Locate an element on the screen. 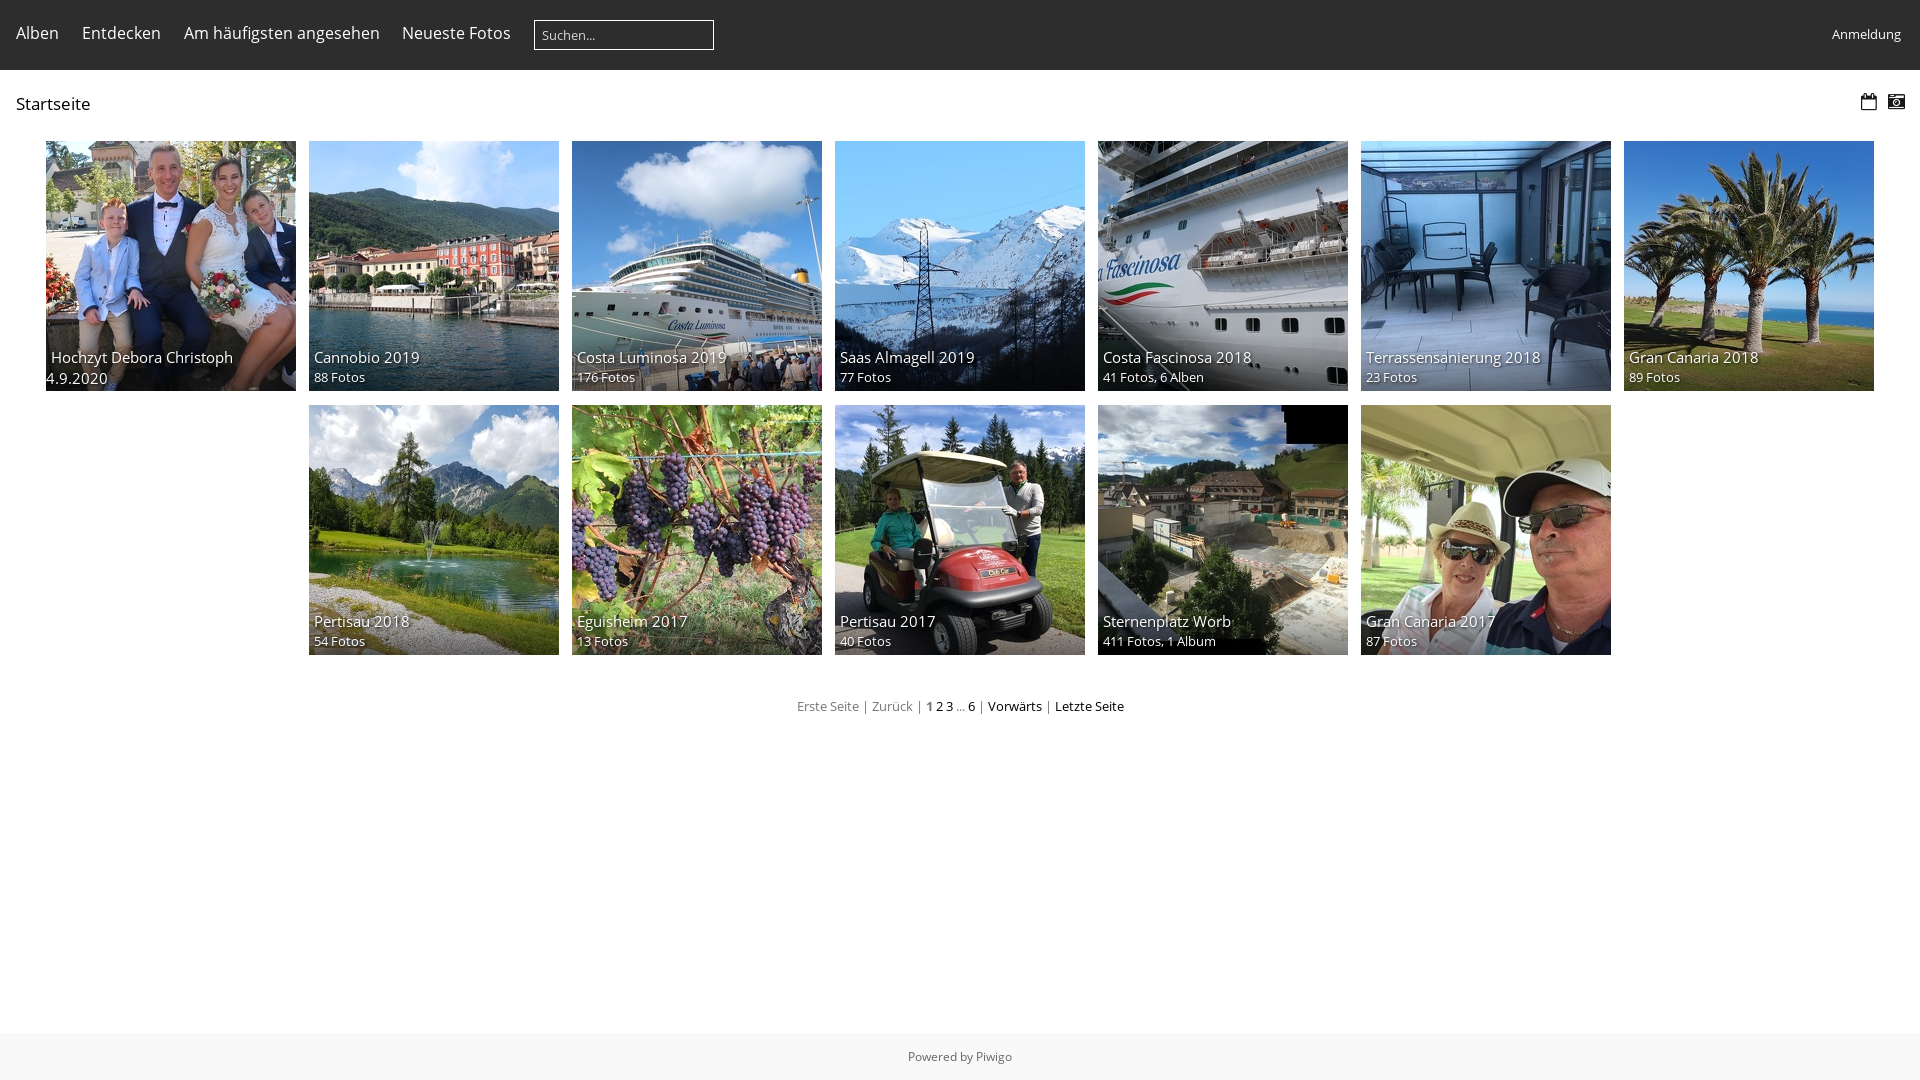 This screenshot has width=1920, height=1080. 'Costa Fascinosa 2018 is located at coordinates (1222, 265).